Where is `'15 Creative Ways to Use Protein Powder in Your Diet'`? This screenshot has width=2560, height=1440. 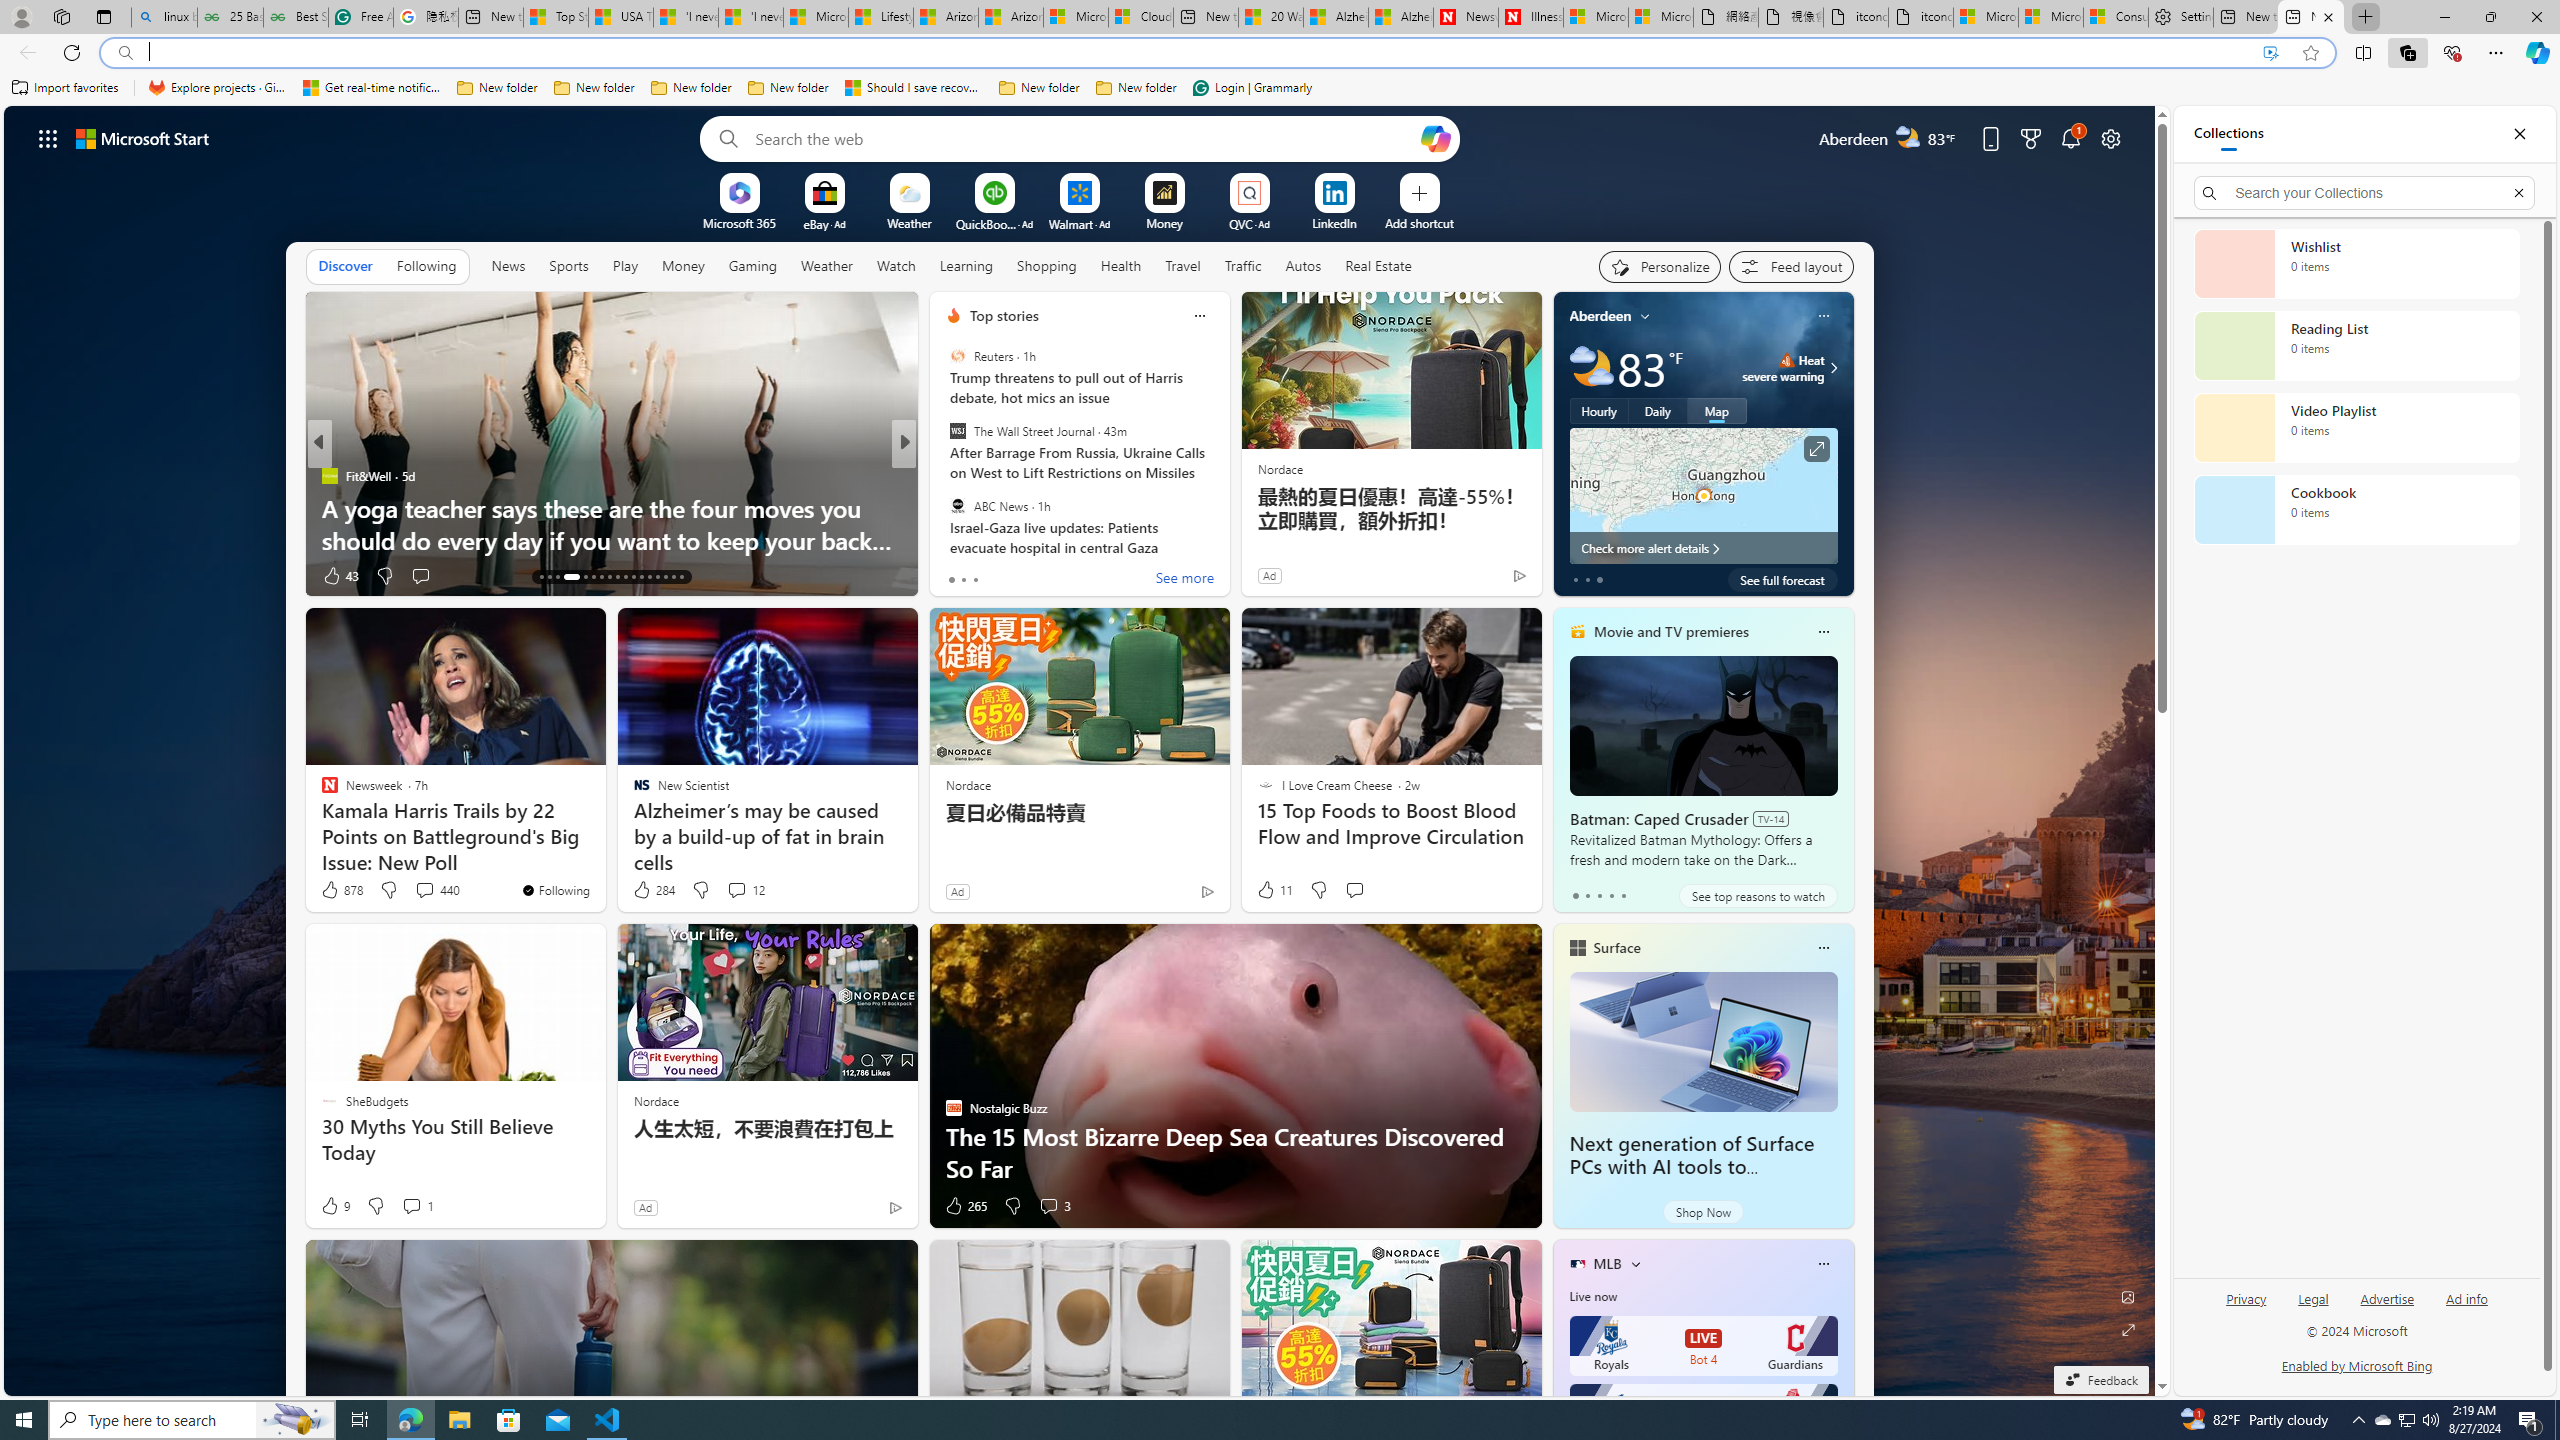 '15 Creative Ways to Use Protein Powder in Your Diet' is located at coordinates (1227, 540).